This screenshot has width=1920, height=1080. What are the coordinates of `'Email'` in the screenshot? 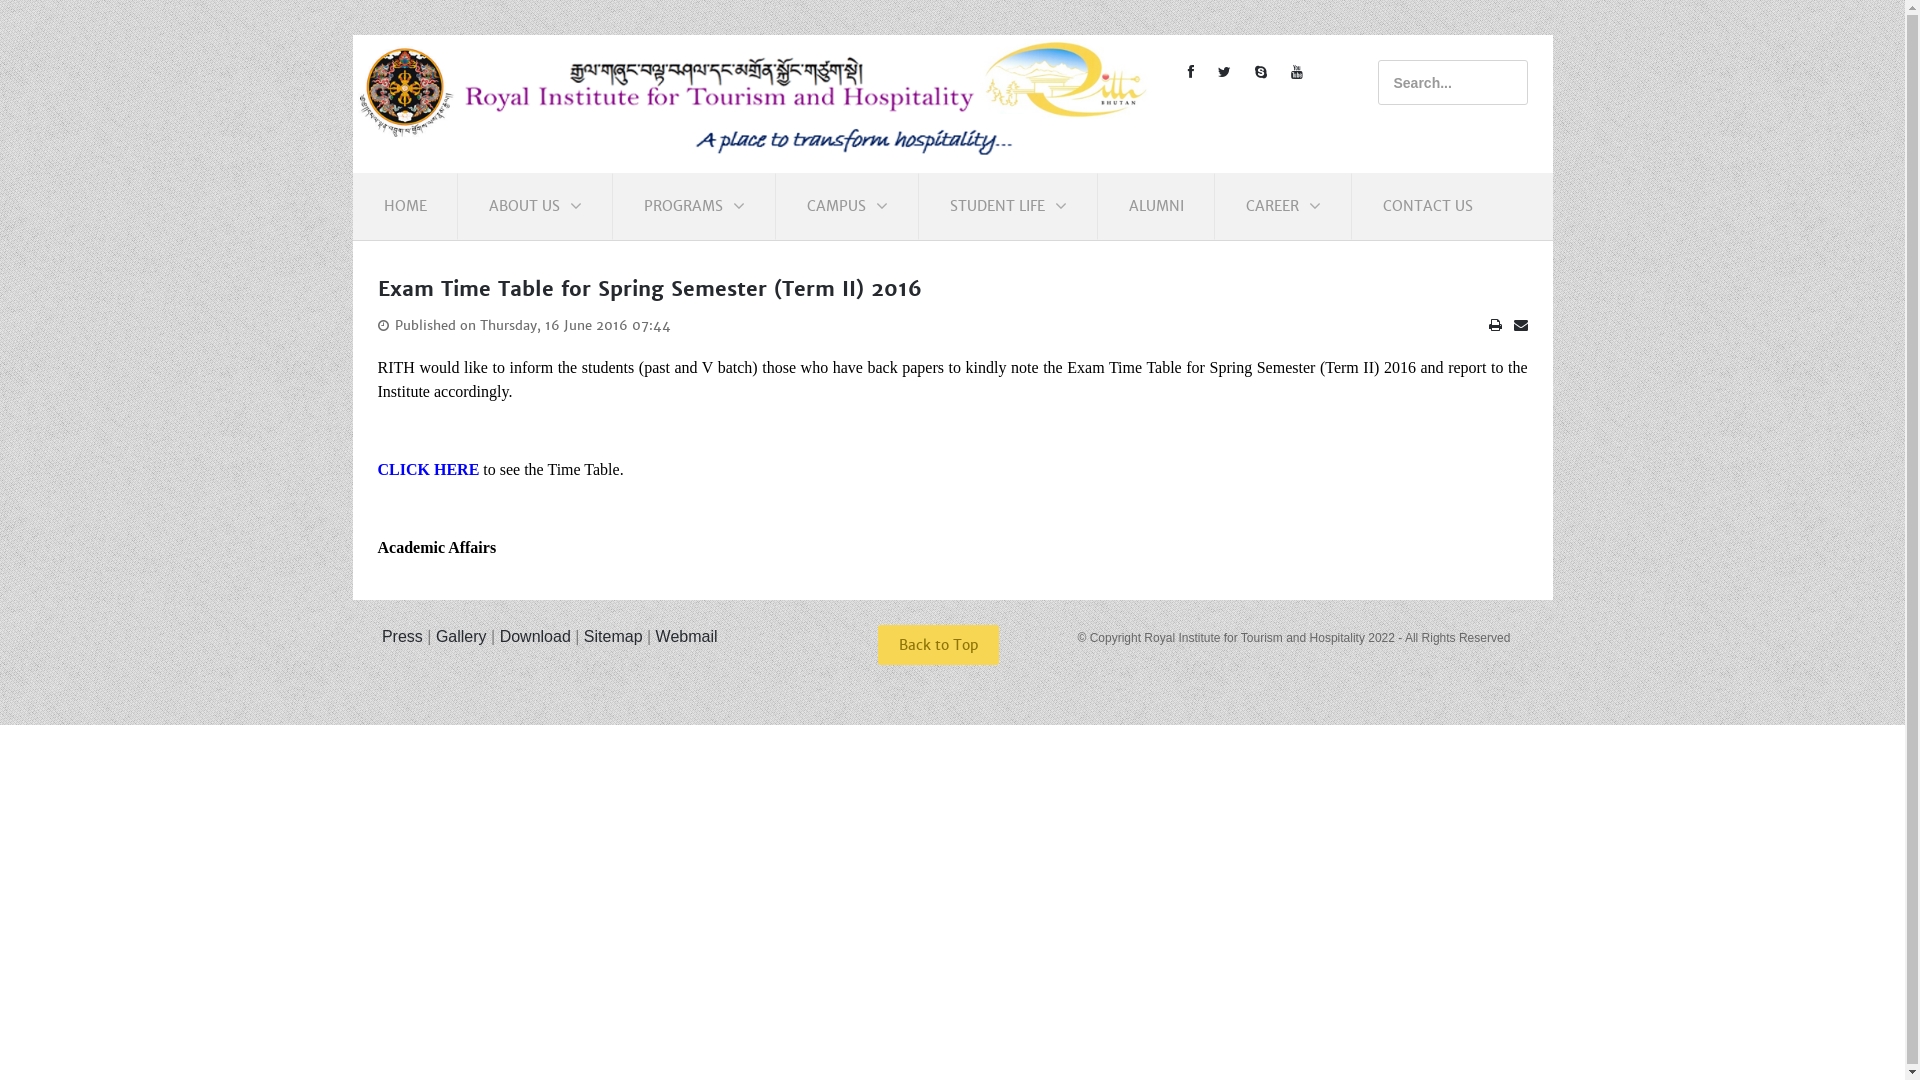 It's located at (1520, 323).